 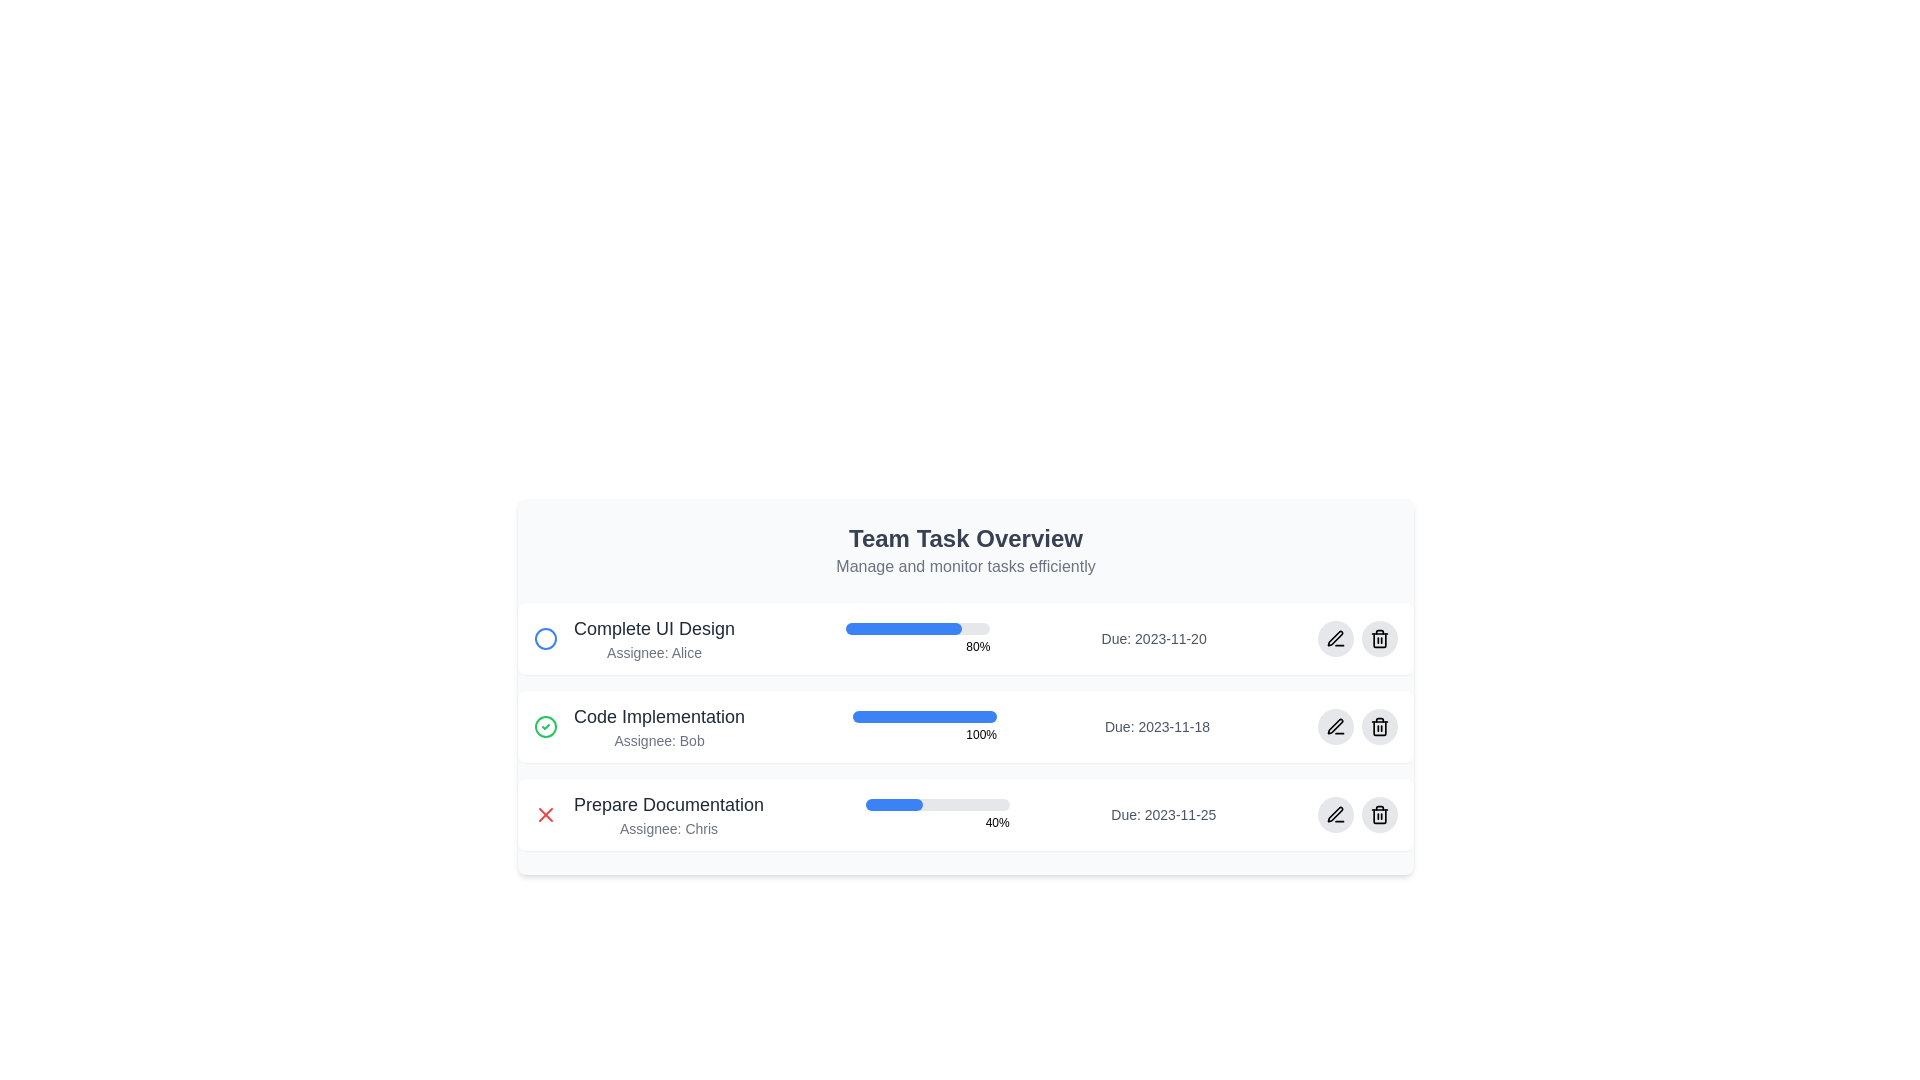 What do you see at coordinates (924, 726) in the screenshot?
I see `the Progress indicator with text that visually represents the task completion status in the 'Code Implementation' task section` at bounding box center [924, 726].